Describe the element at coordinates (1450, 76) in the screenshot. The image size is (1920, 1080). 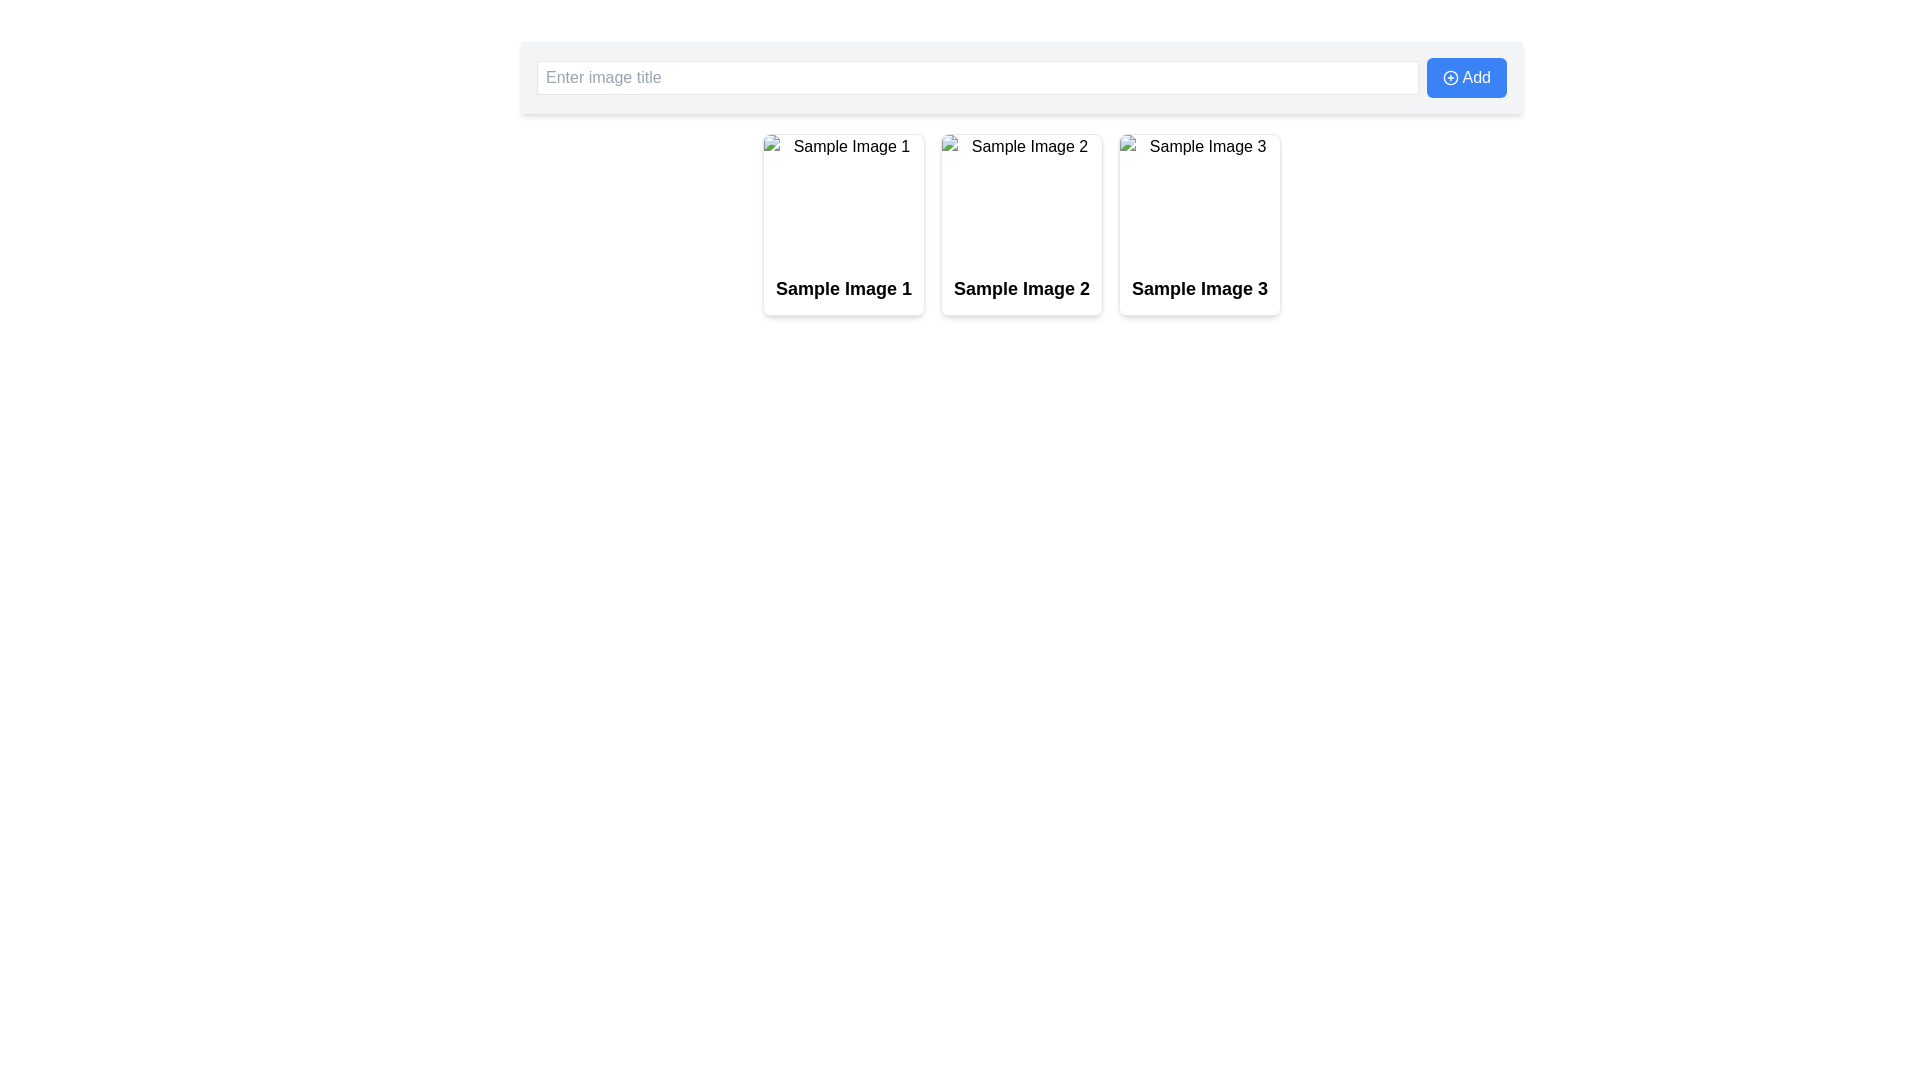
I see `the SVG Decorative Icon located in the top-right corner of the 'Add' button, which visually complements its function` at that location.